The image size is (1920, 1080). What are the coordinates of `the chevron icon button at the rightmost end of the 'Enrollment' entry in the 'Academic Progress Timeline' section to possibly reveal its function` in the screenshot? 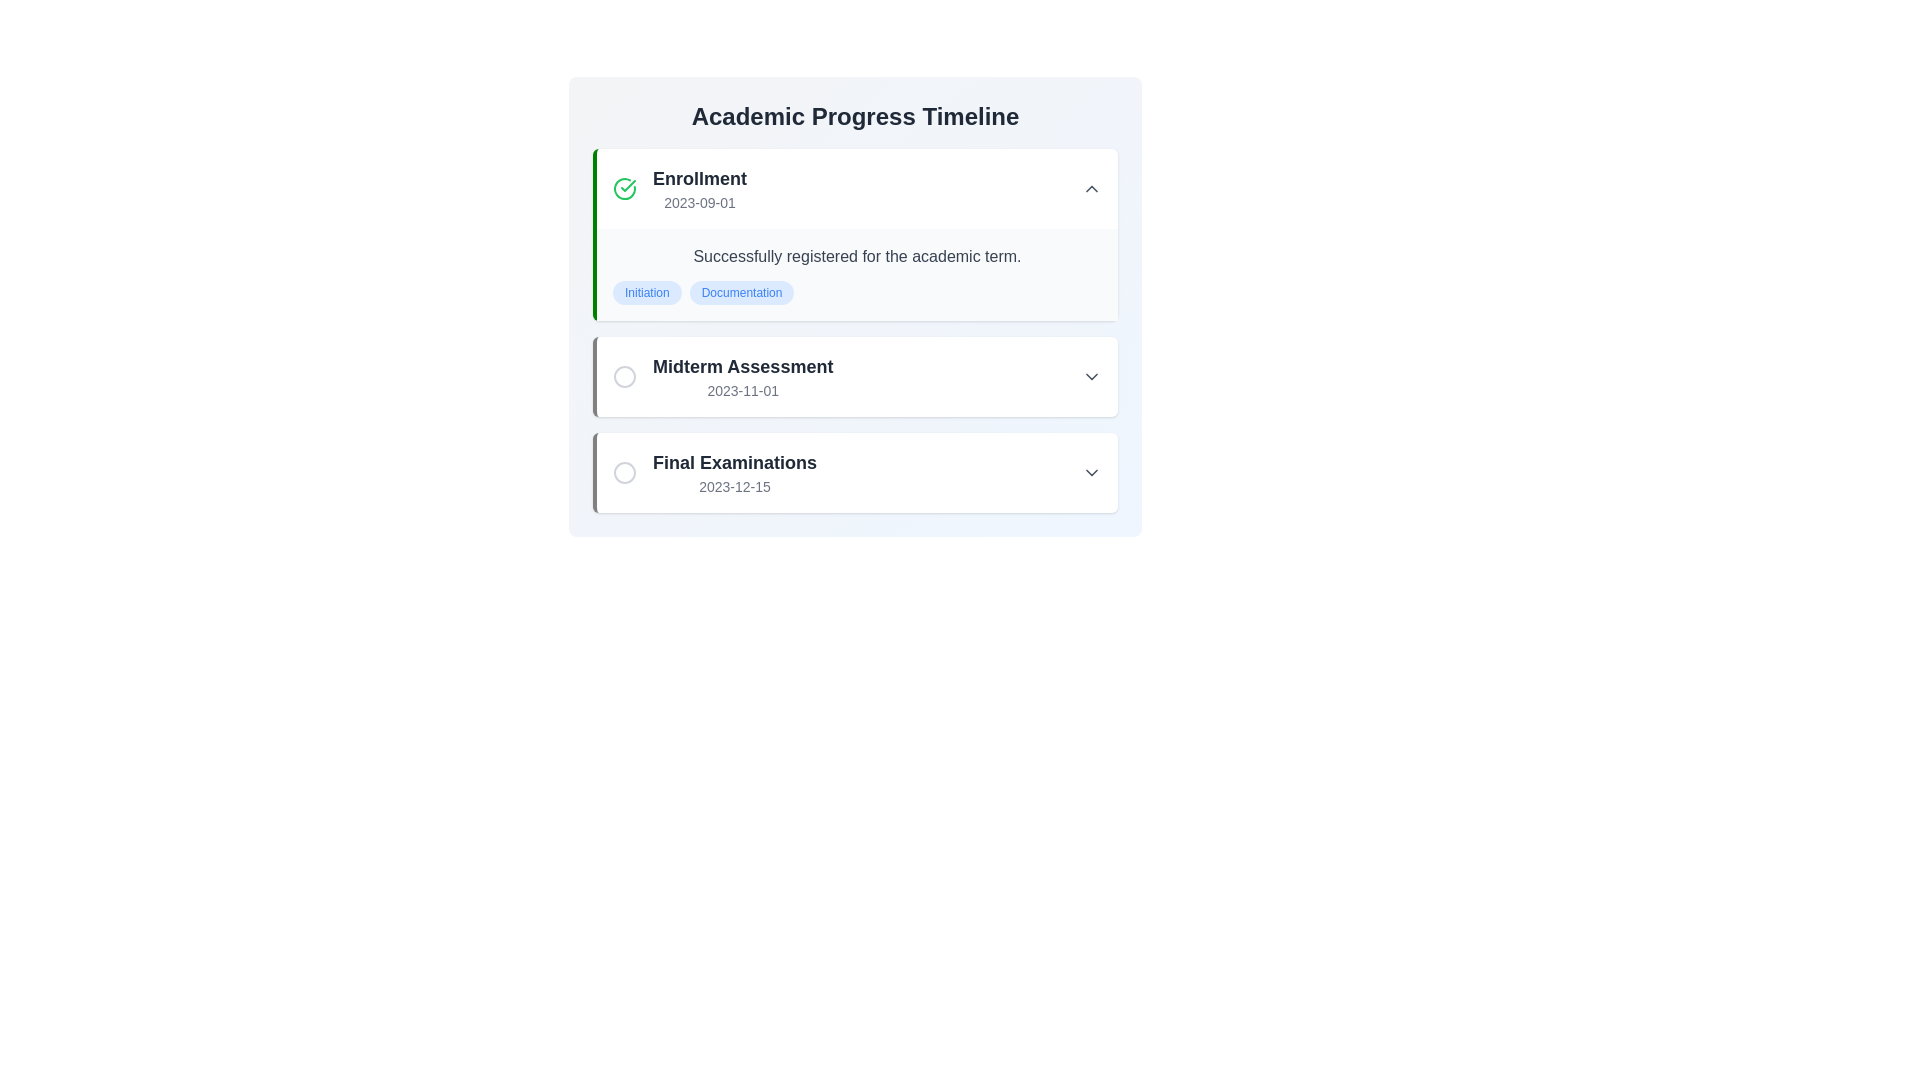 It's located at (1090, 189).